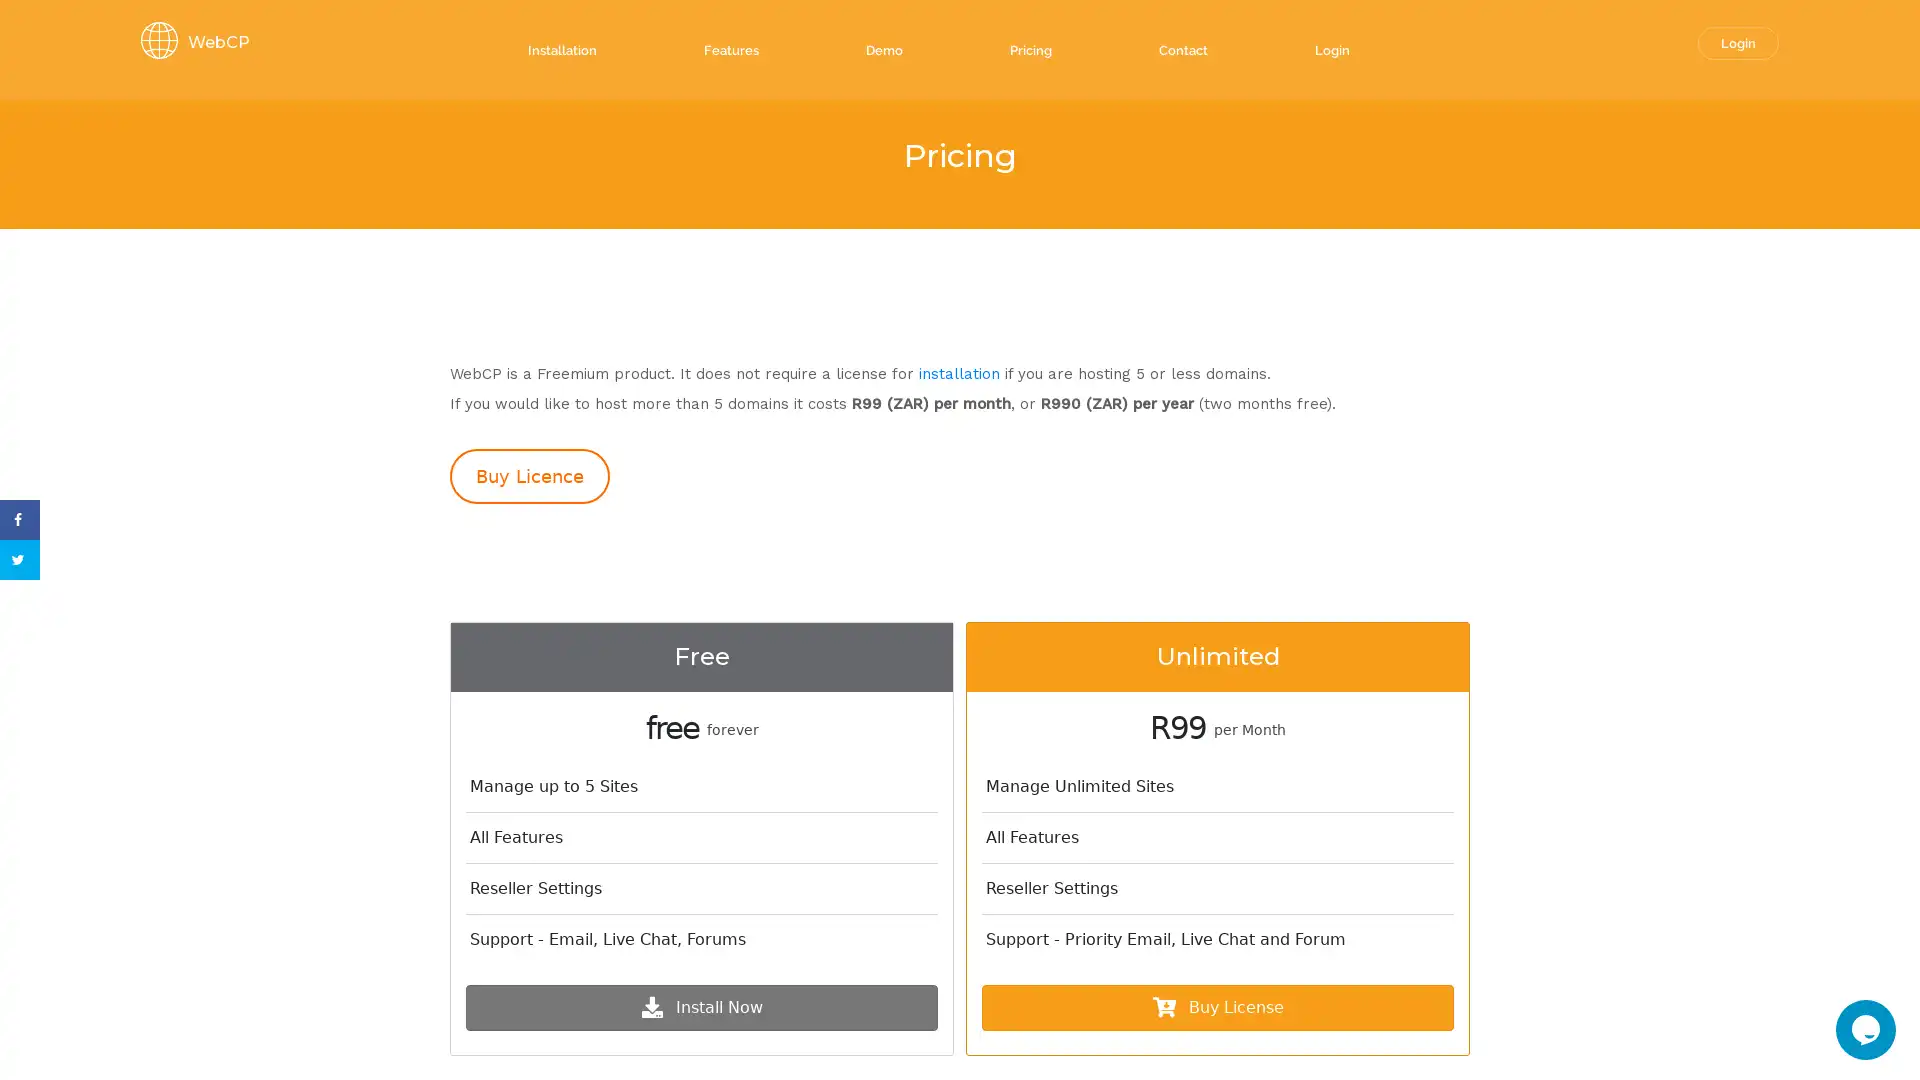 The height and width of the screenshot is (1080, 1920). I want to click on Buy License, so click(1217, 1007).